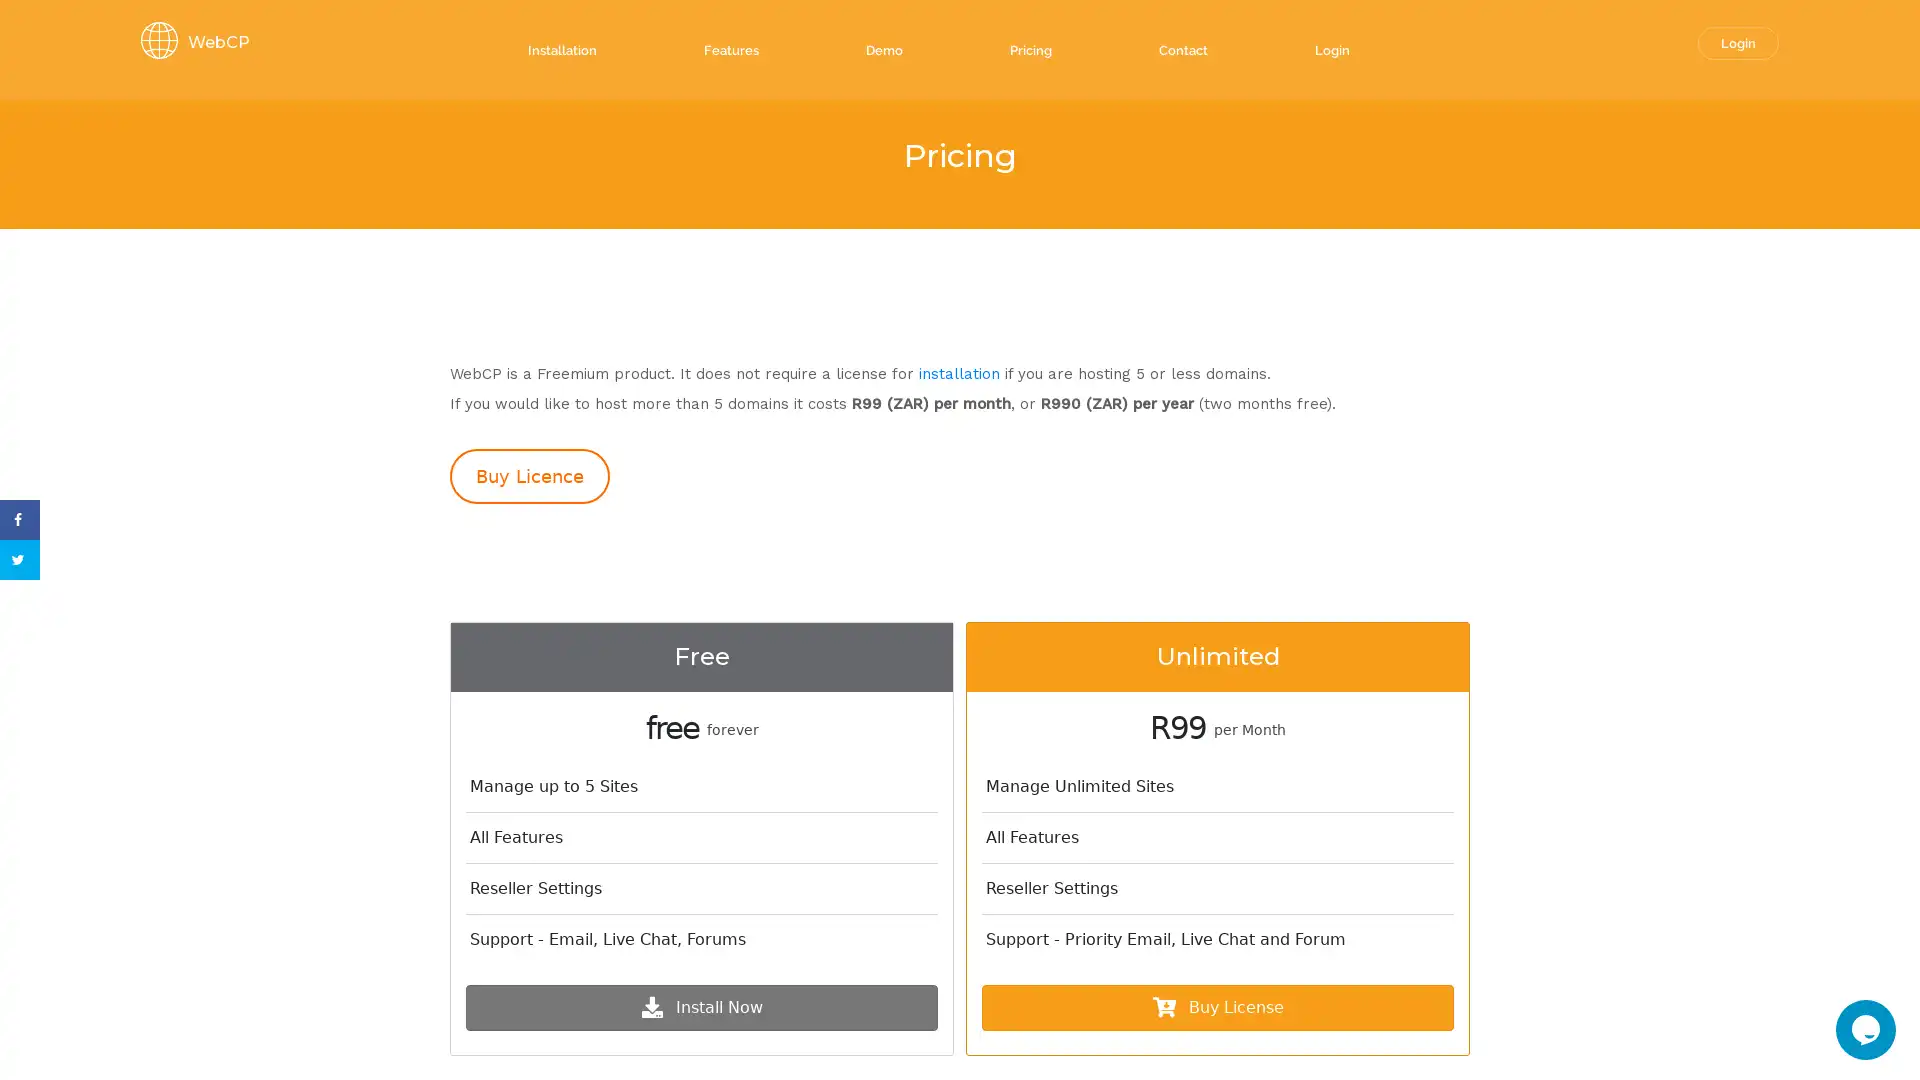 The height and width of the screenshot is (1080, 1920). I want to click on Buy License, so click(1217, 1007).